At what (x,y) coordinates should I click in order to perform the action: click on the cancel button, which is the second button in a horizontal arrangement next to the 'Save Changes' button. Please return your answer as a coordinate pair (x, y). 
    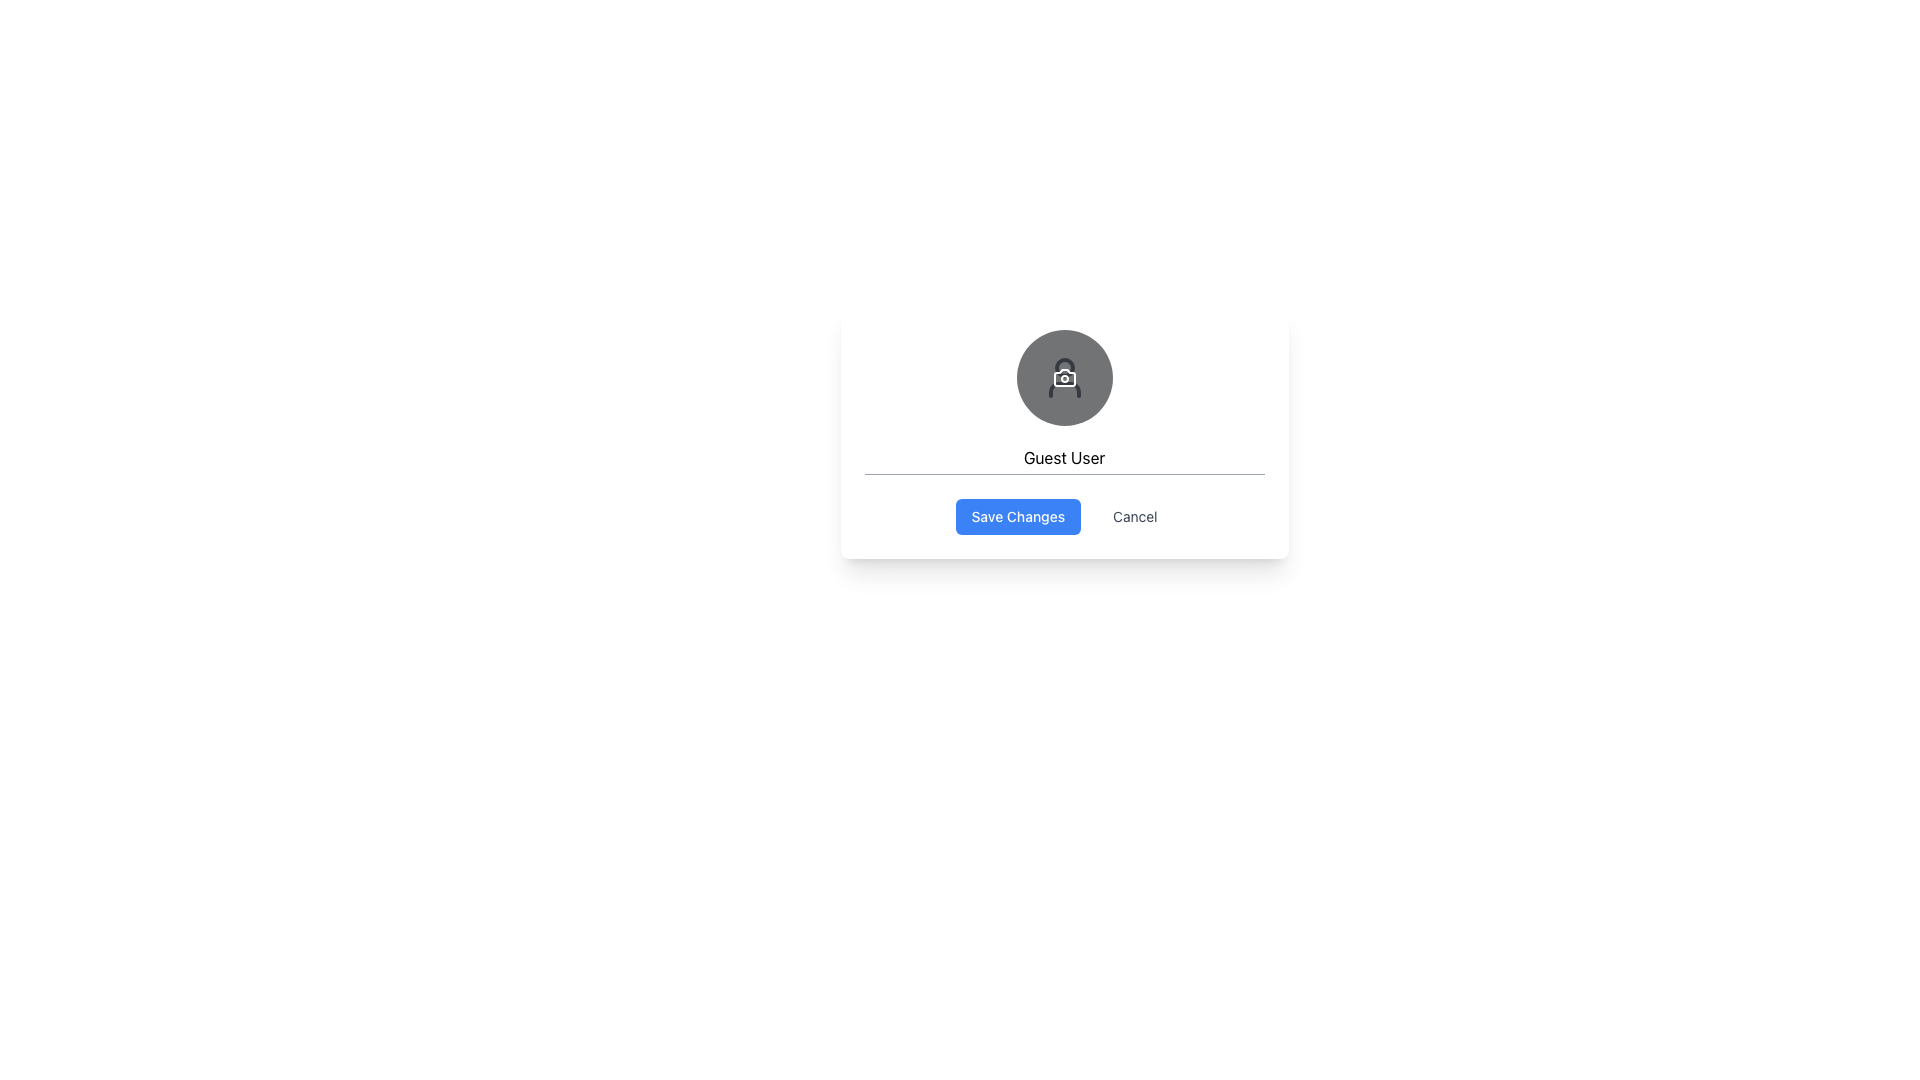
    Looking at the image, I should click on (1135, 515).